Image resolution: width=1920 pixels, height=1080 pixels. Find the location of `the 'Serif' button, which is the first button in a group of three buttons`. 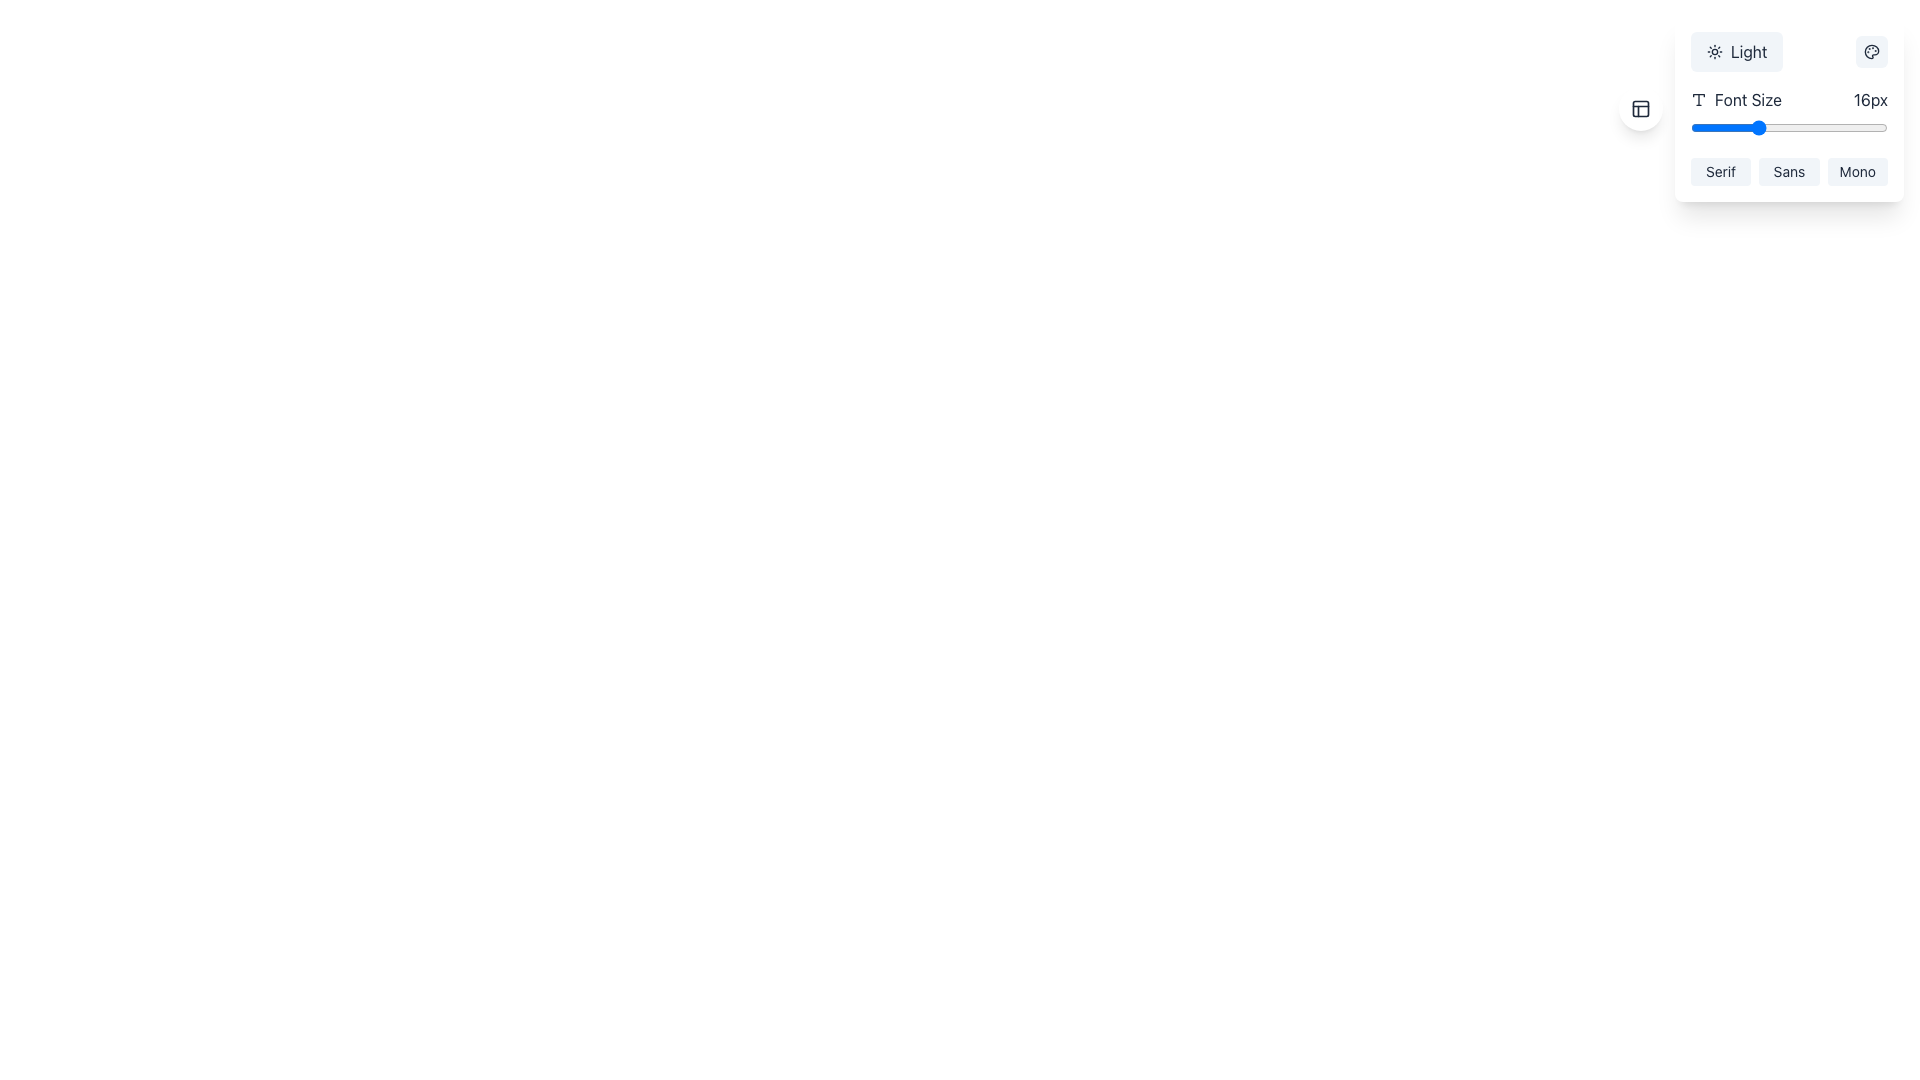

the 'Serif' button, which is the first button in a group of three buttons is located at coordinates (1720, 171).